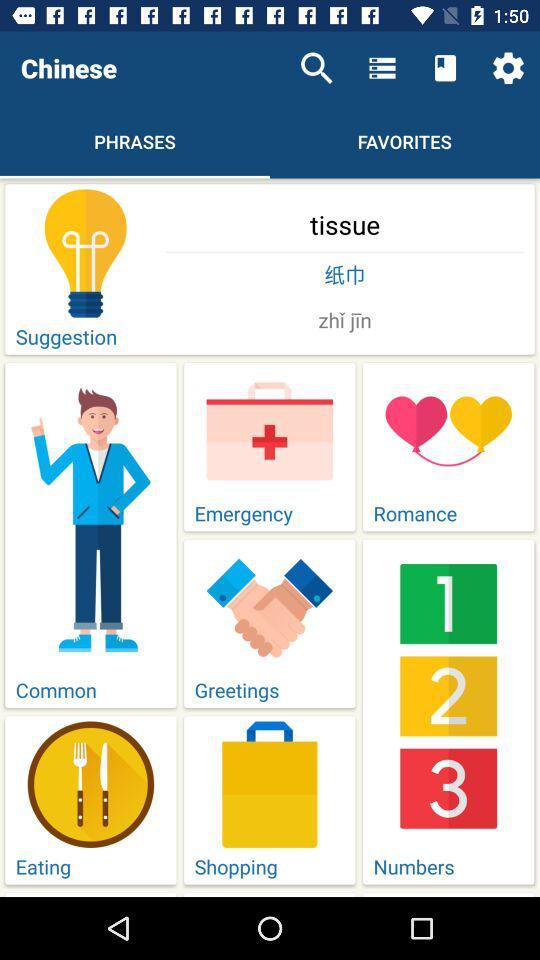 The image size is (540, 960). Describe the element at coordinates (316, 68) in the screenshot. I see `item above the tissue item` at that location.